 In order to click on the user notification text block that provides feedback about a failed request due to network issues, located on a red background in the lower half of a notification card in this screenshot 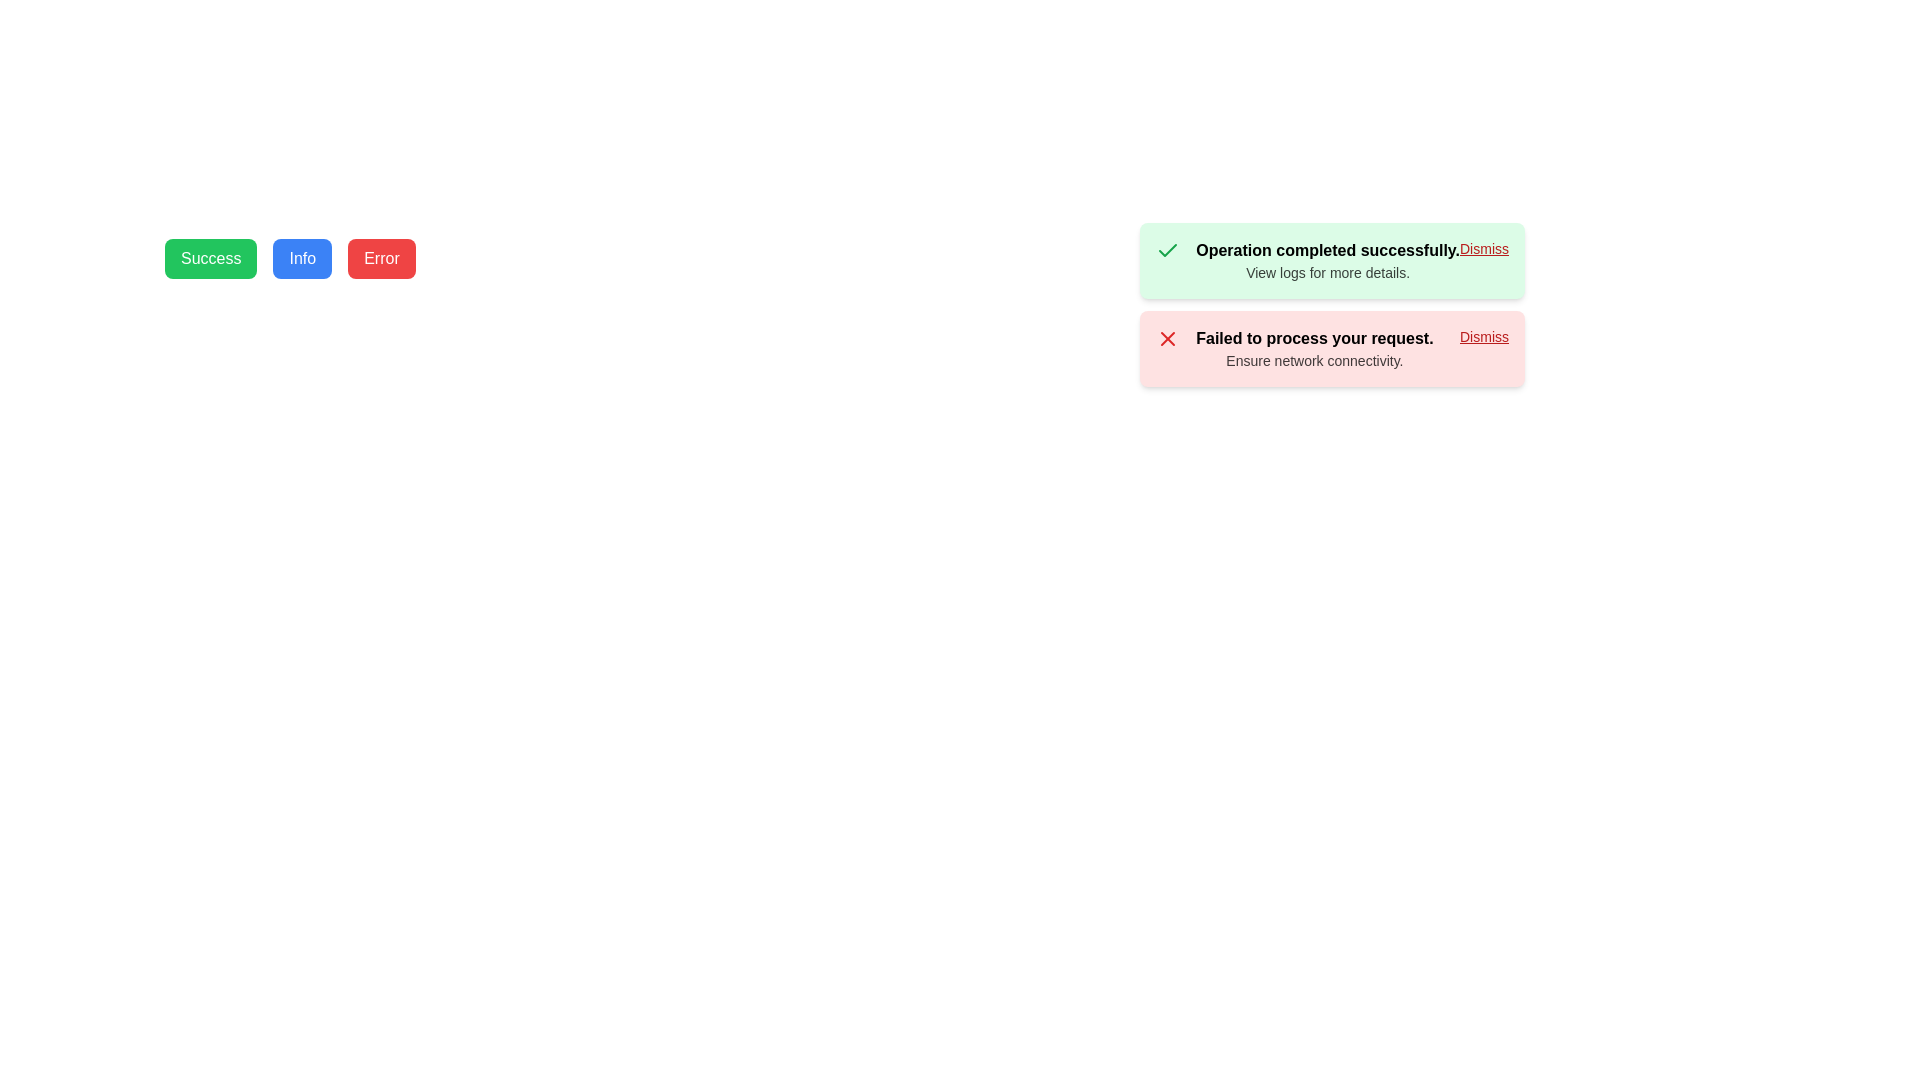, I will do `click(1315, 347)`.